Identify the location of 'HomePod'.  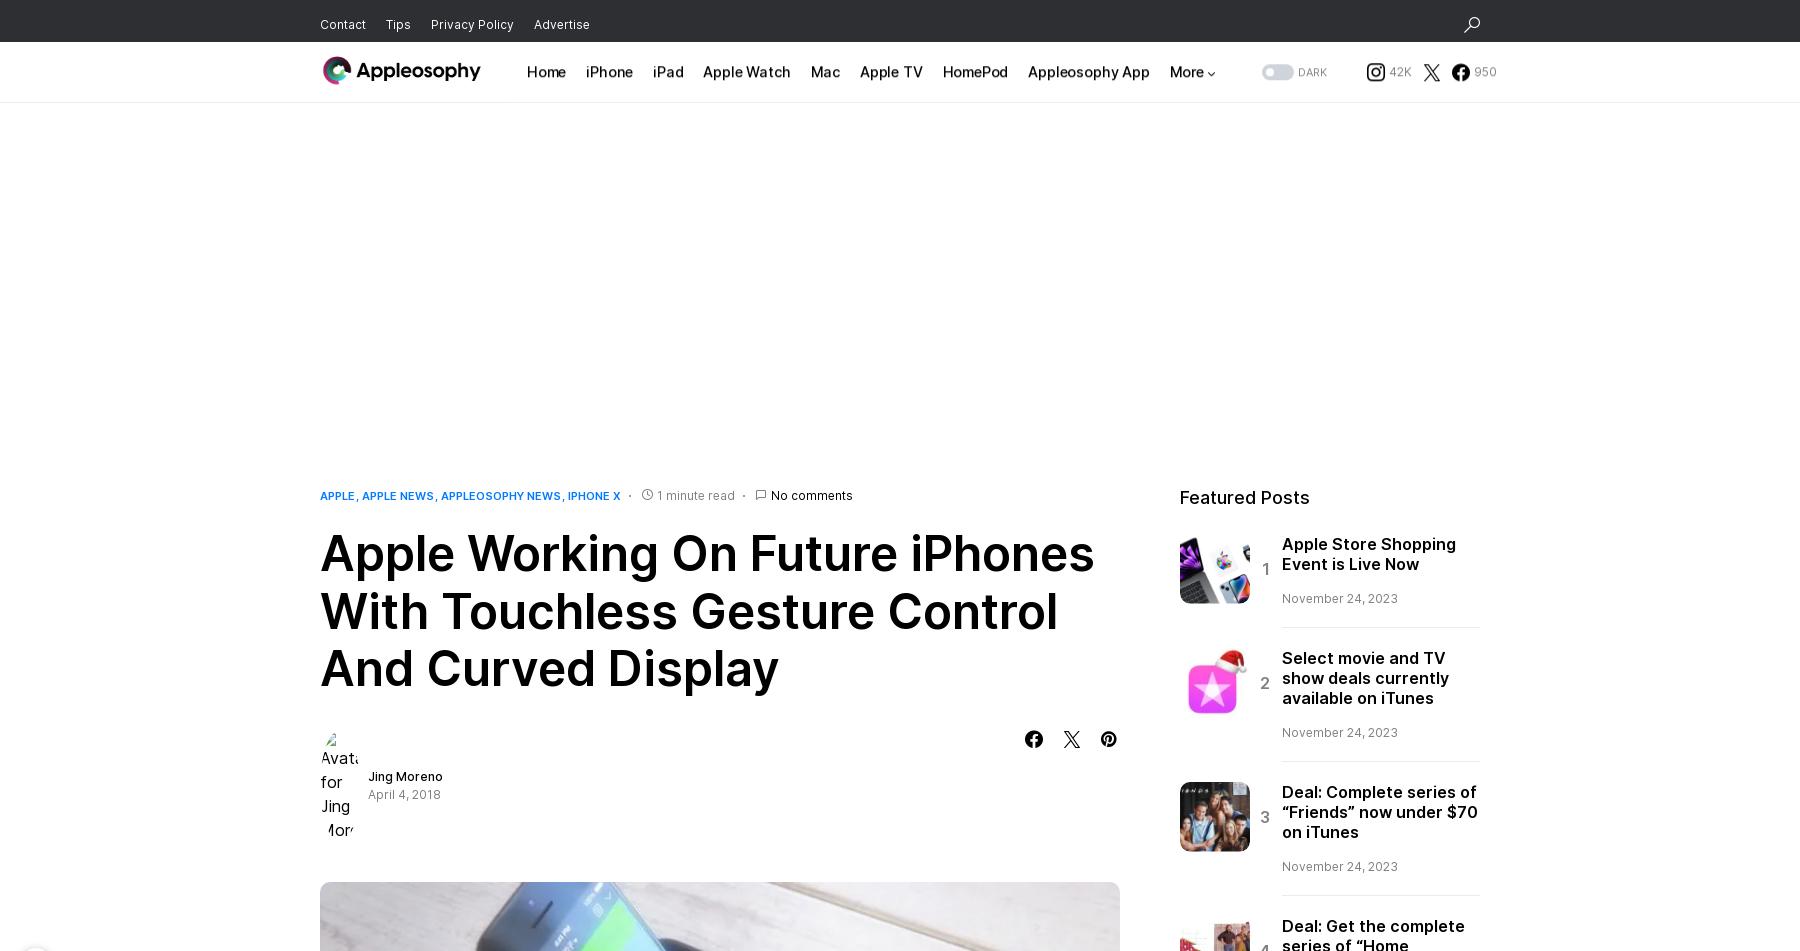
(974, 79).